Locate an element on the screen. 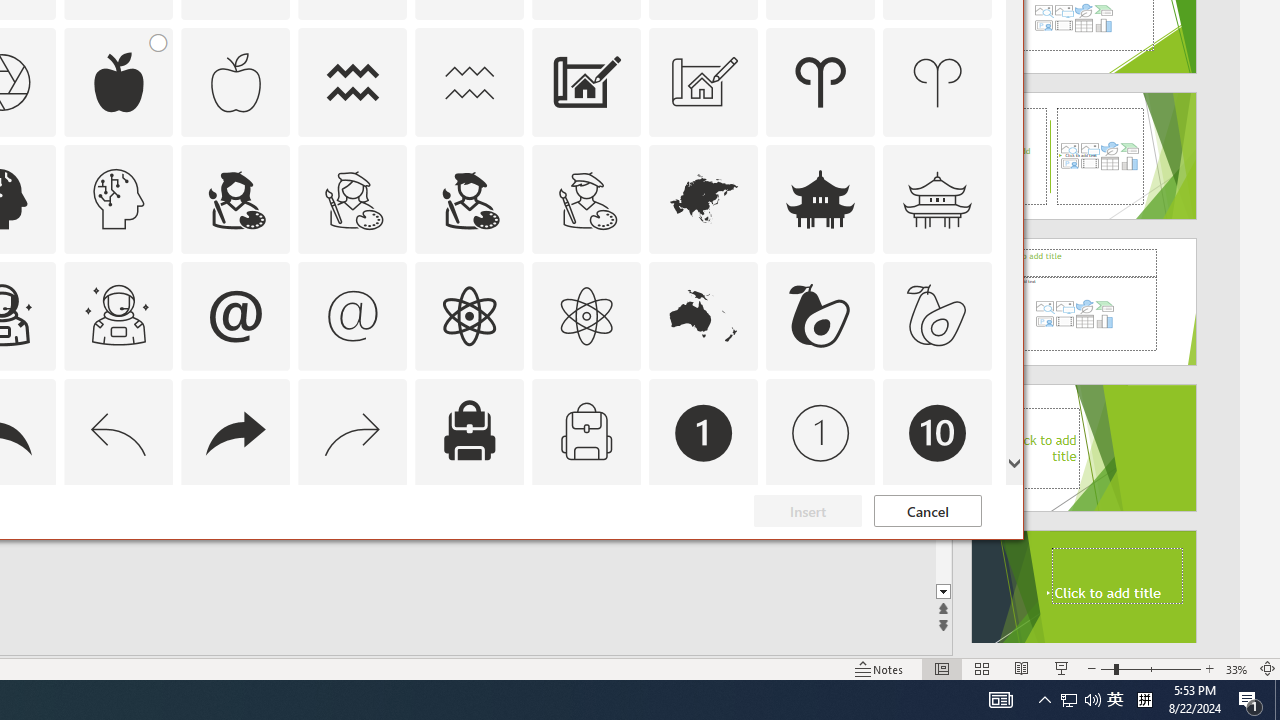 The width and height of the screenshot is (1280, 720). 'AutomationID: Icons_Aquarius' is located at coordinates (353, 81).